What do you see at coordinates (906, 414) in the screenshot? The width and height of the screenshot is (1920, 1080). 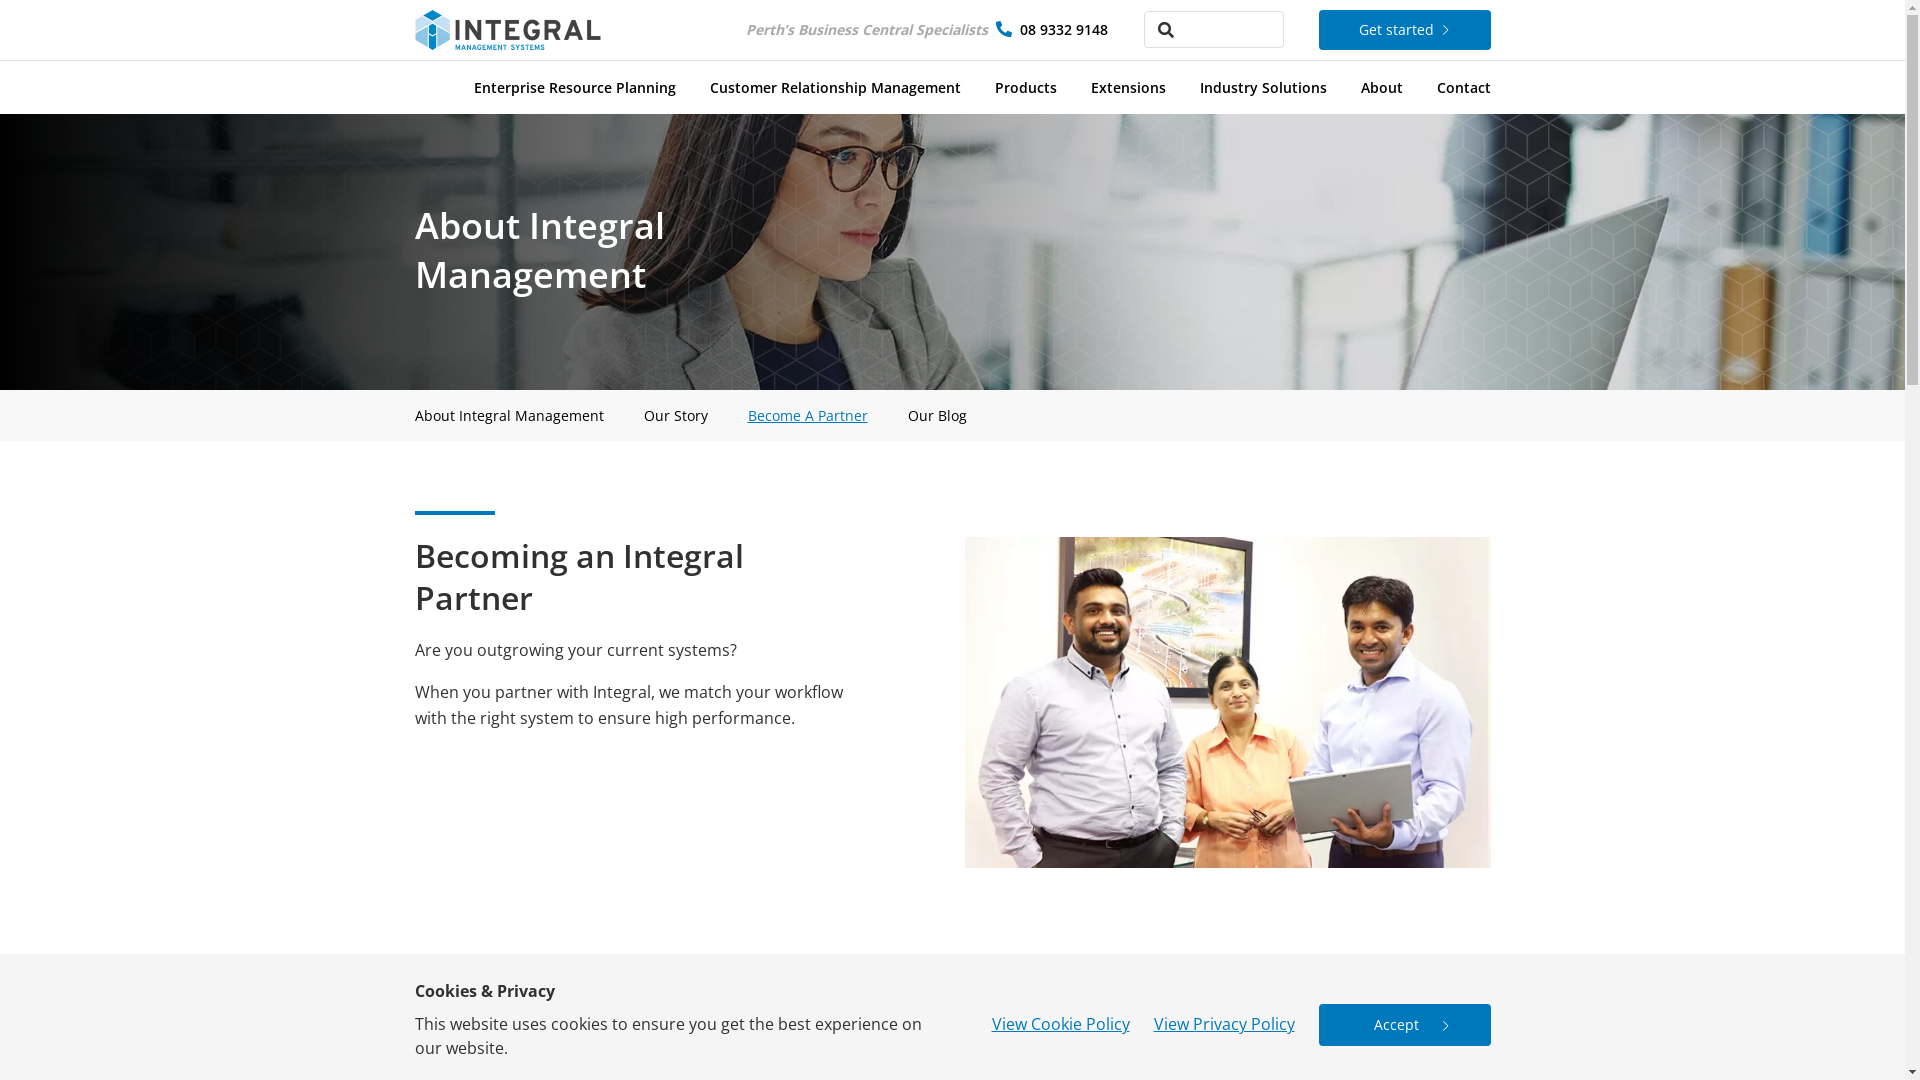 I see `'Our Blog'` at bounding box center [906, 414].